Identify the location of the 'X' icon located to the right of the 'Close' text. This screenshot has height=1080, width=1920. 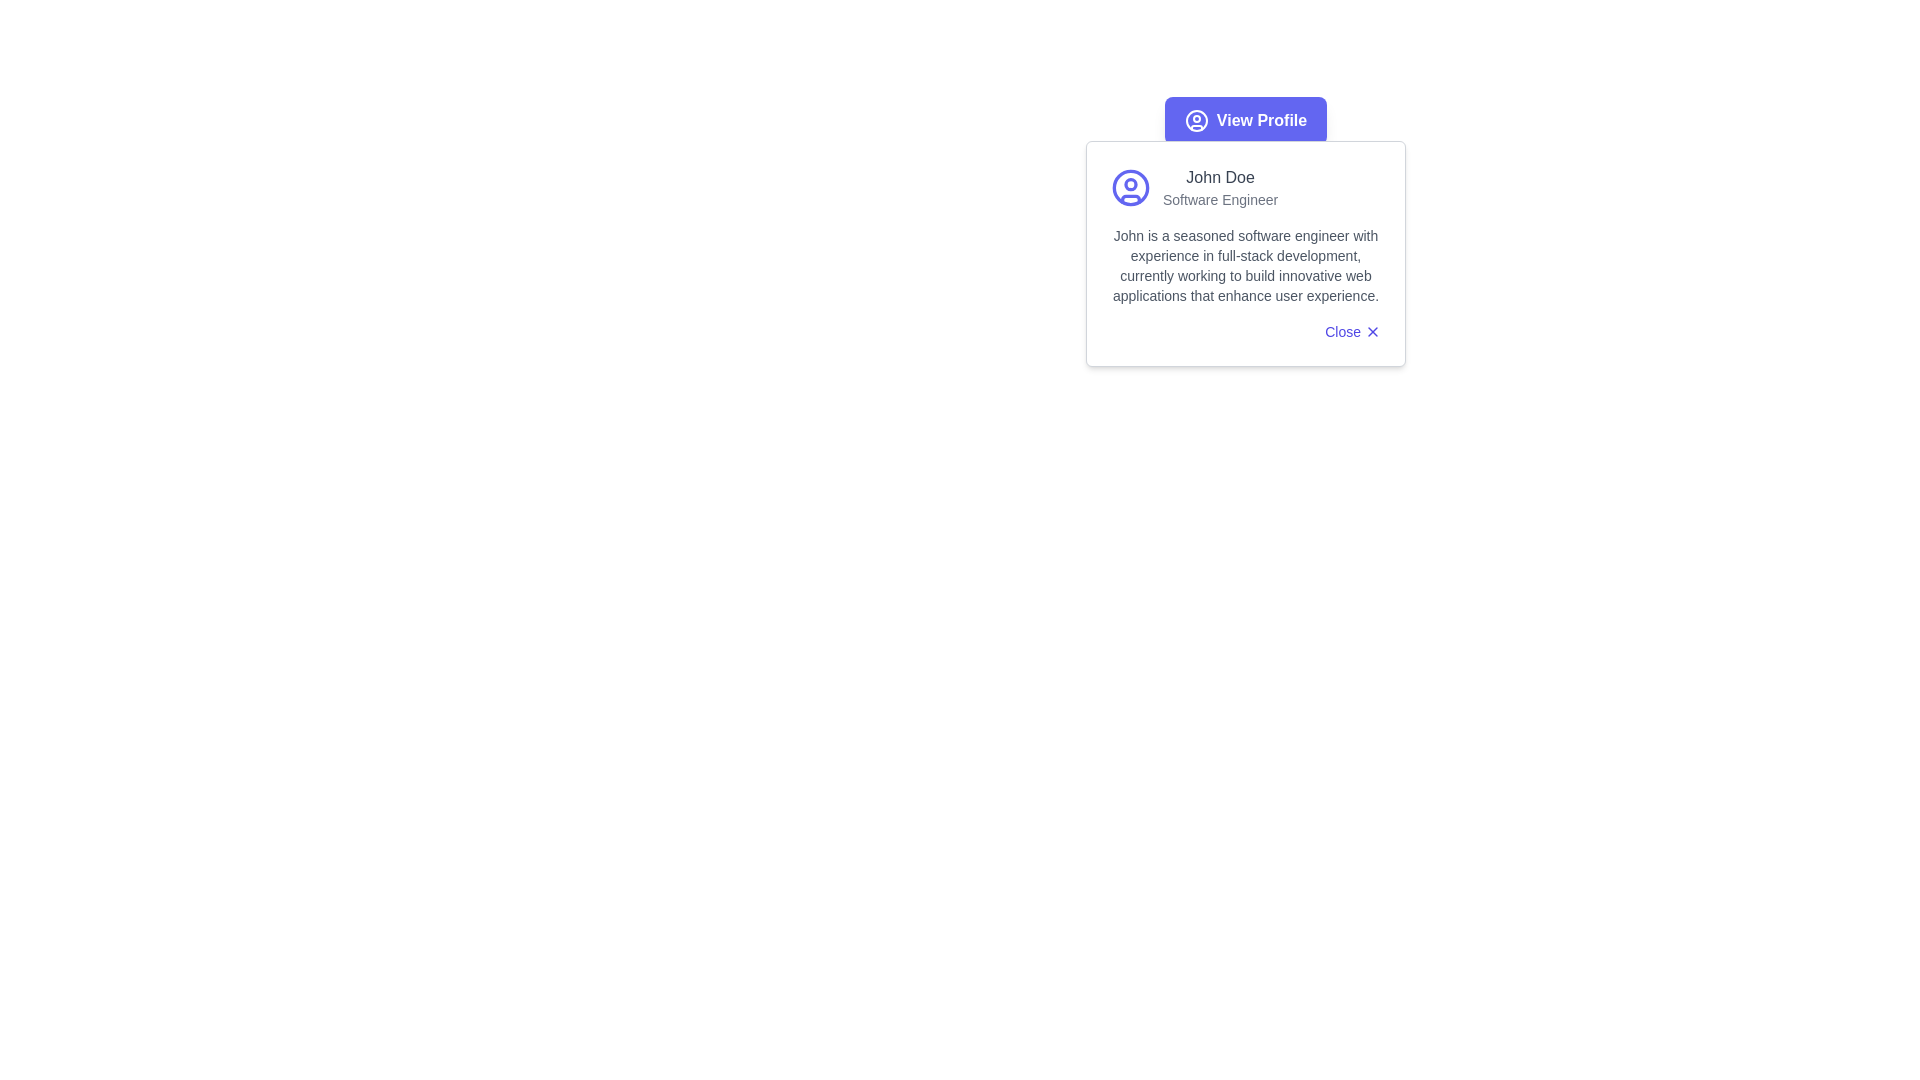
(1371, 330).